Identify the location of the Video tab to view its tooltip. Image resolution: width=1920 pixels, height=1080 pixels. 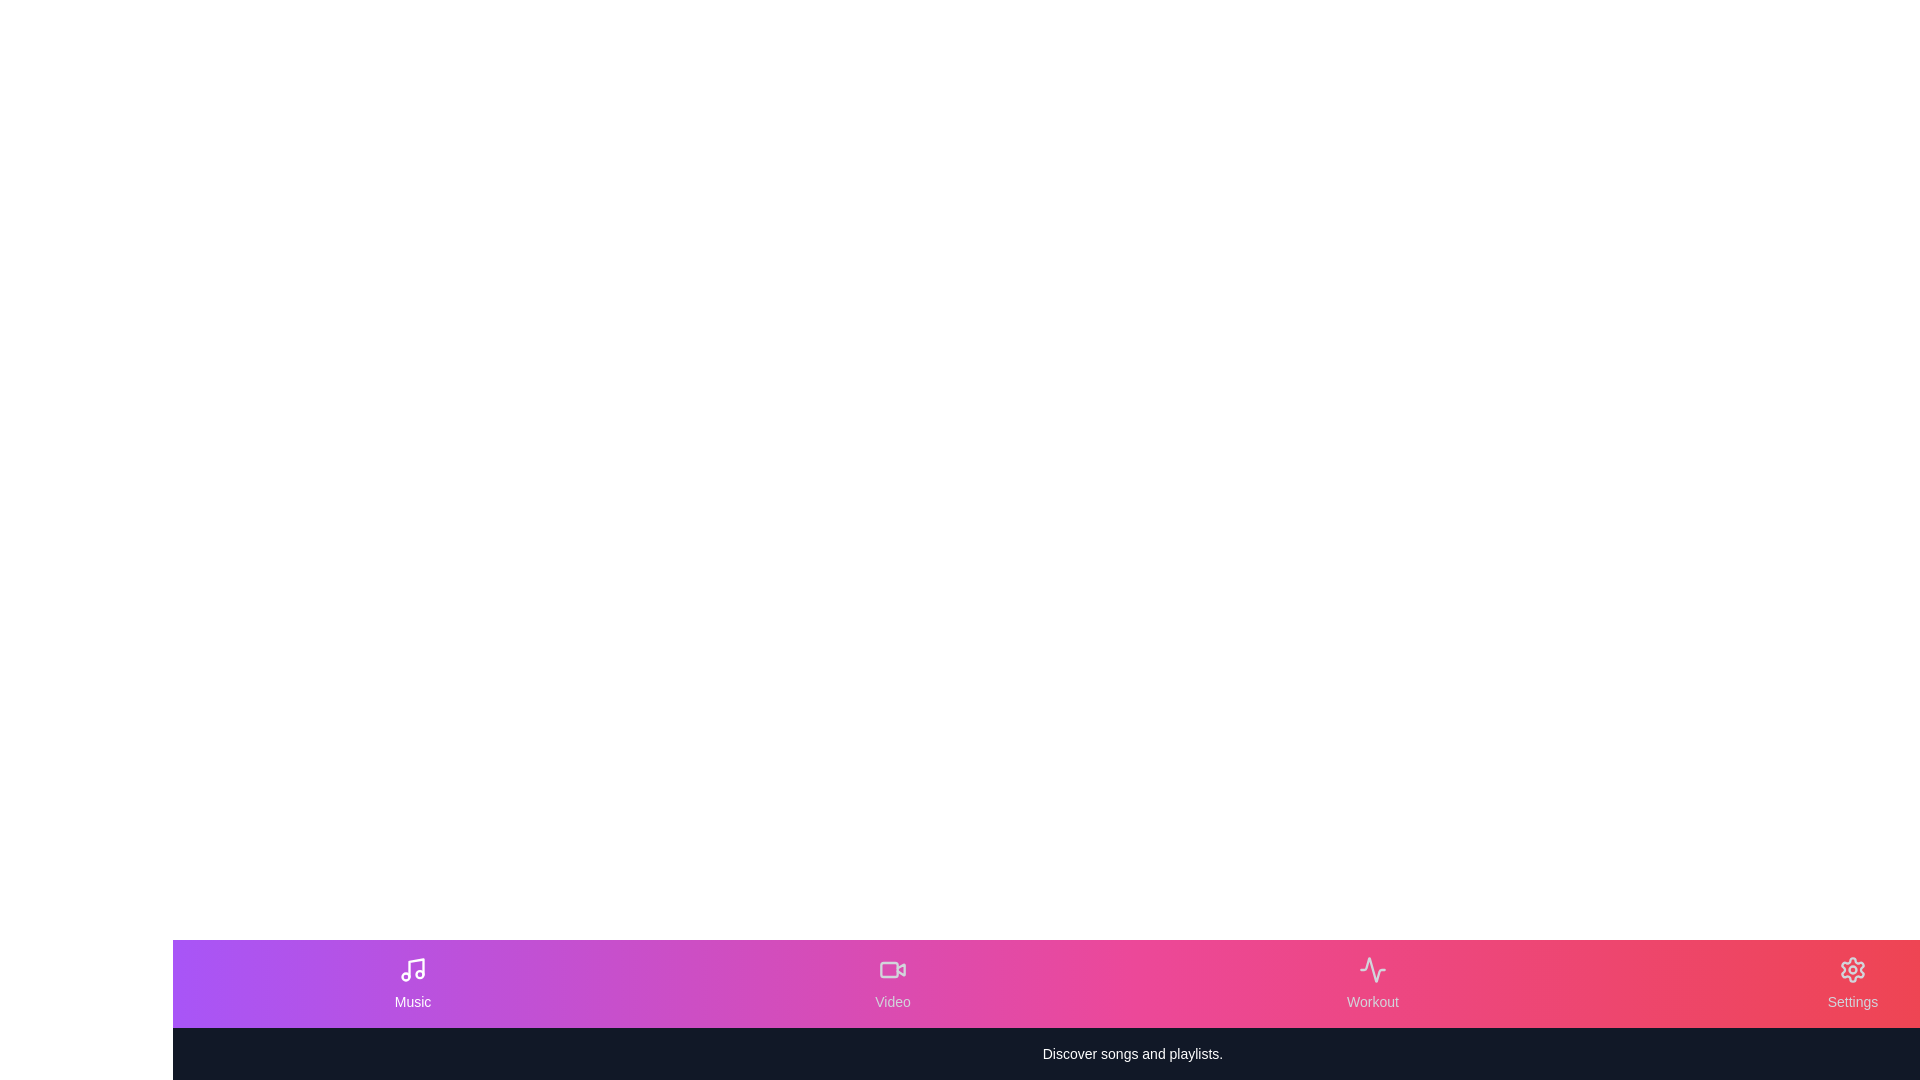
(891, 982).